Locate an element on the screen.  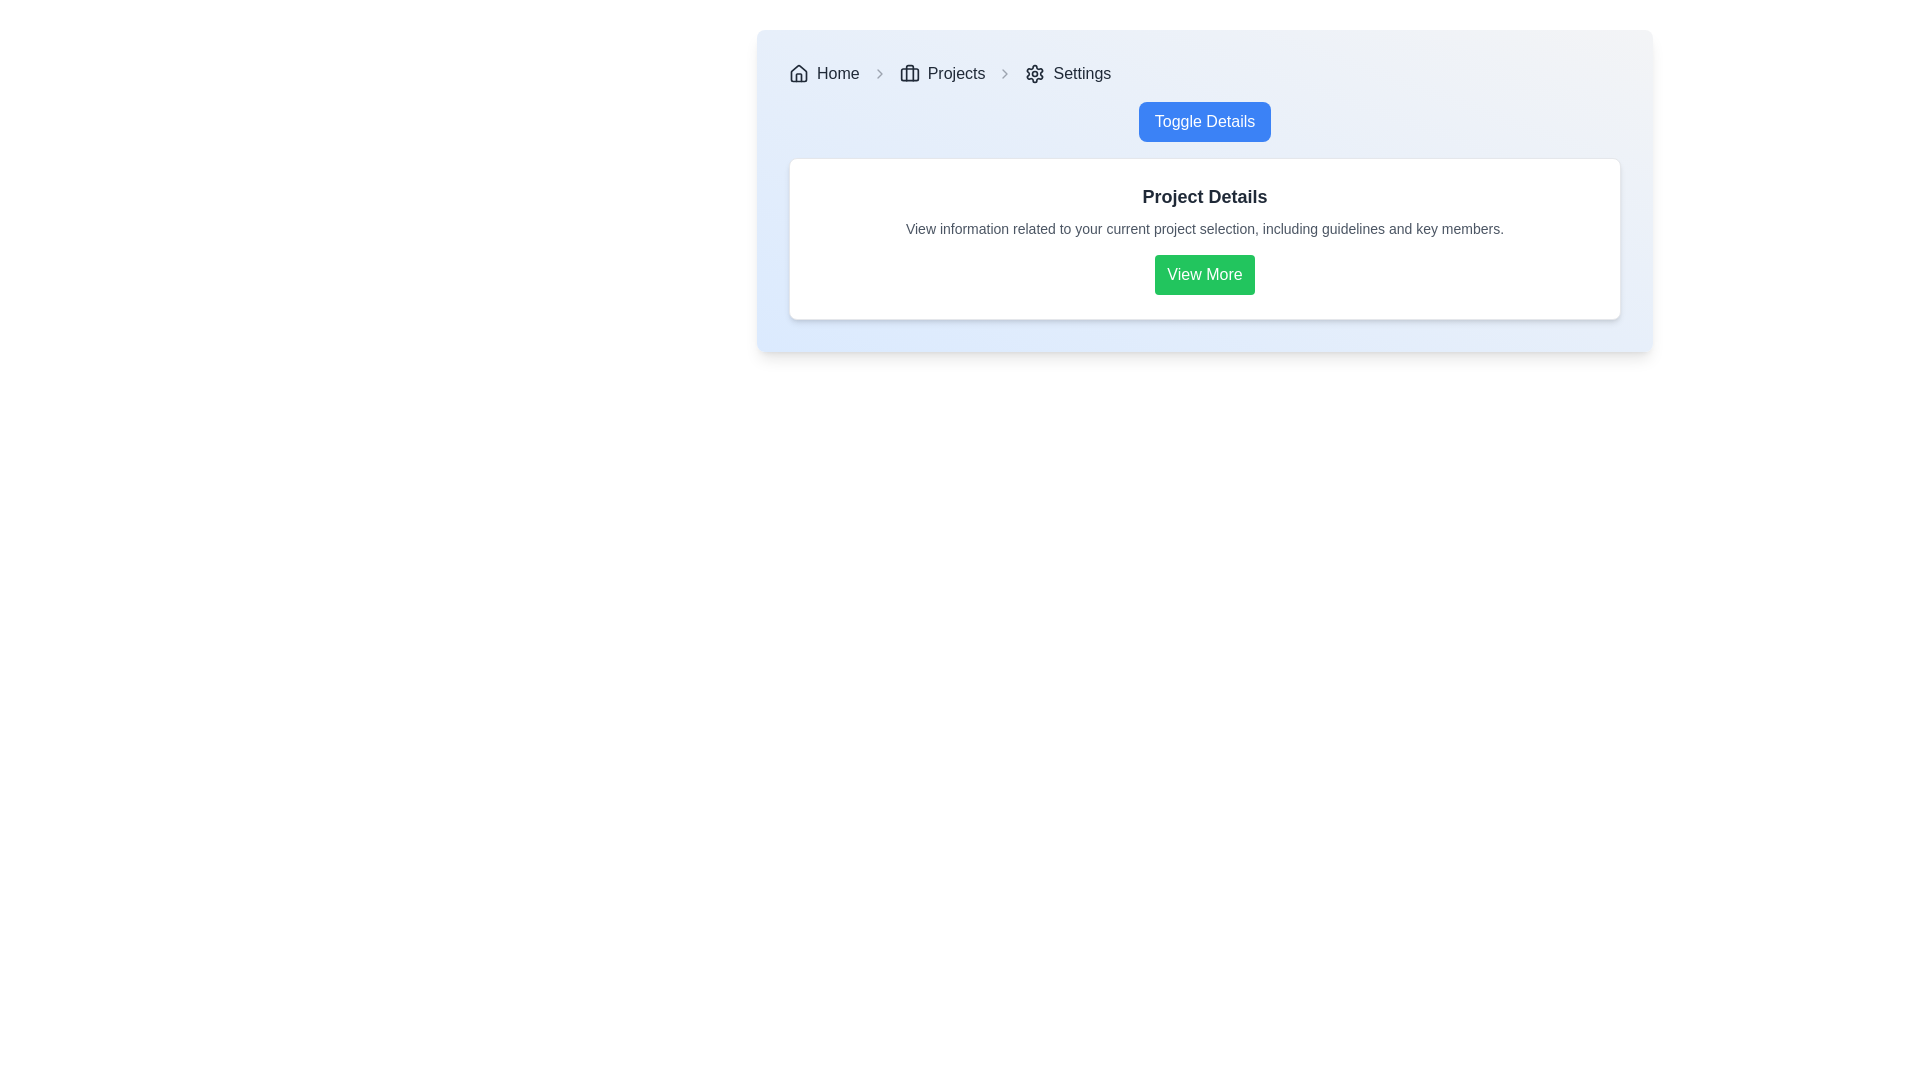
the button located in the 'Project Details' panel, positioned below the text describing project information, to observe the hover effect is located at coordinates (1203, 274).